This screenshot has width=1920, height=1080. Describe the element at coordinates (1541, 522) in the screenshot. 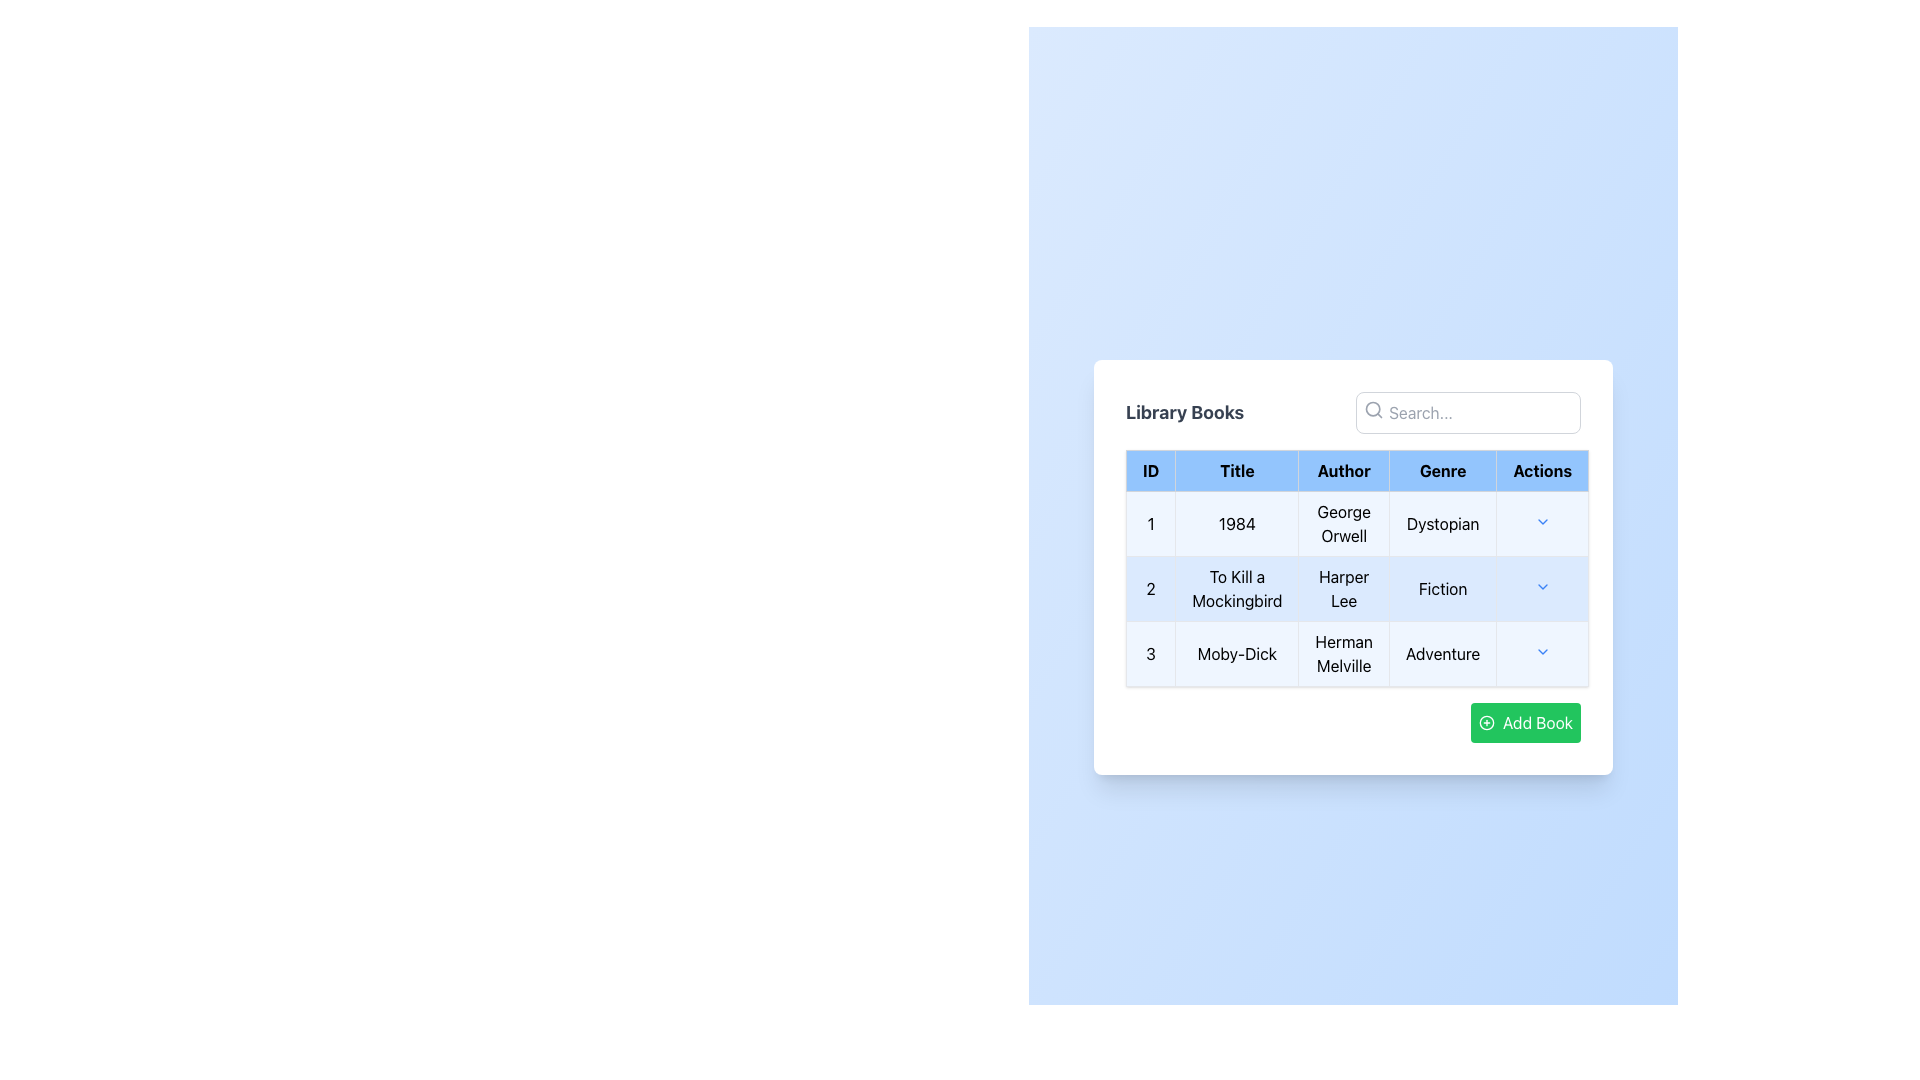

I see `the Dropdown icon located in the final cell of the first row under the 'Actions' column` at that location.